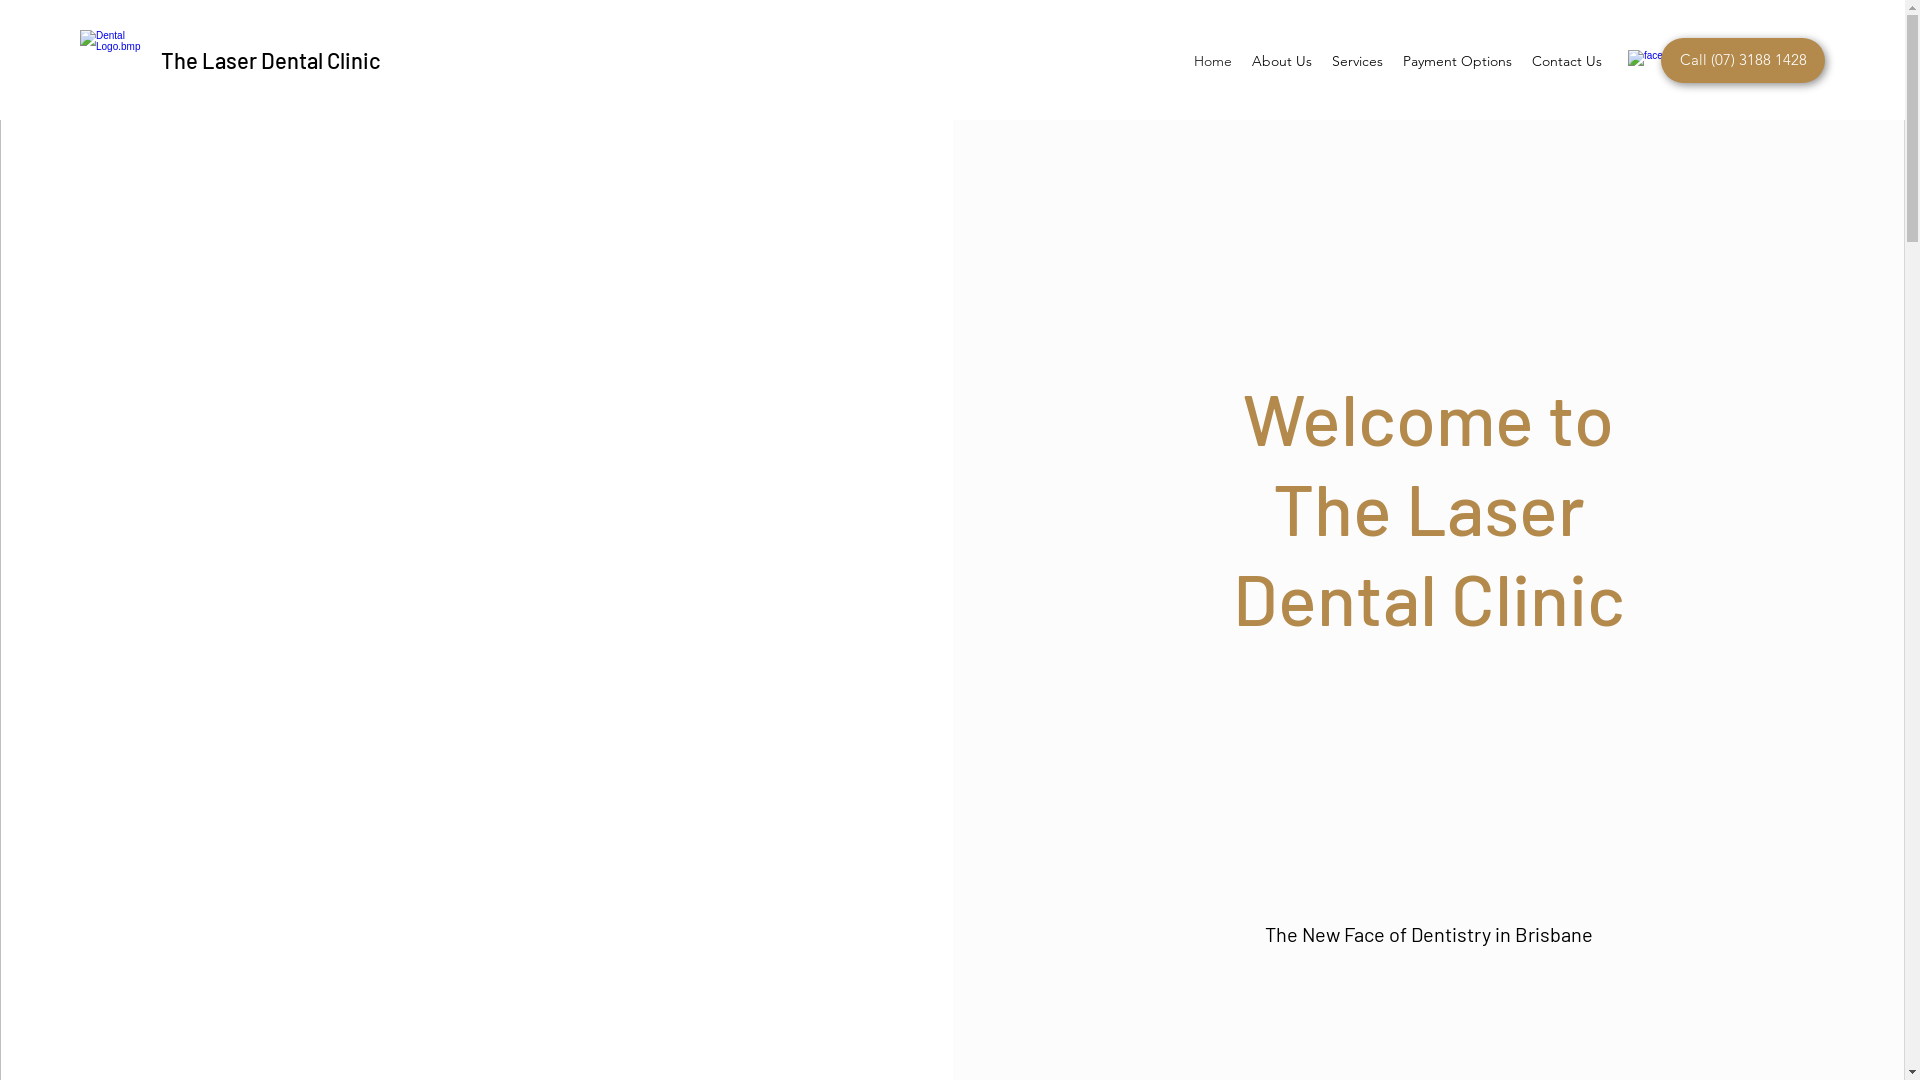  I want to click on 'Payment Options', so click(1457, 60).